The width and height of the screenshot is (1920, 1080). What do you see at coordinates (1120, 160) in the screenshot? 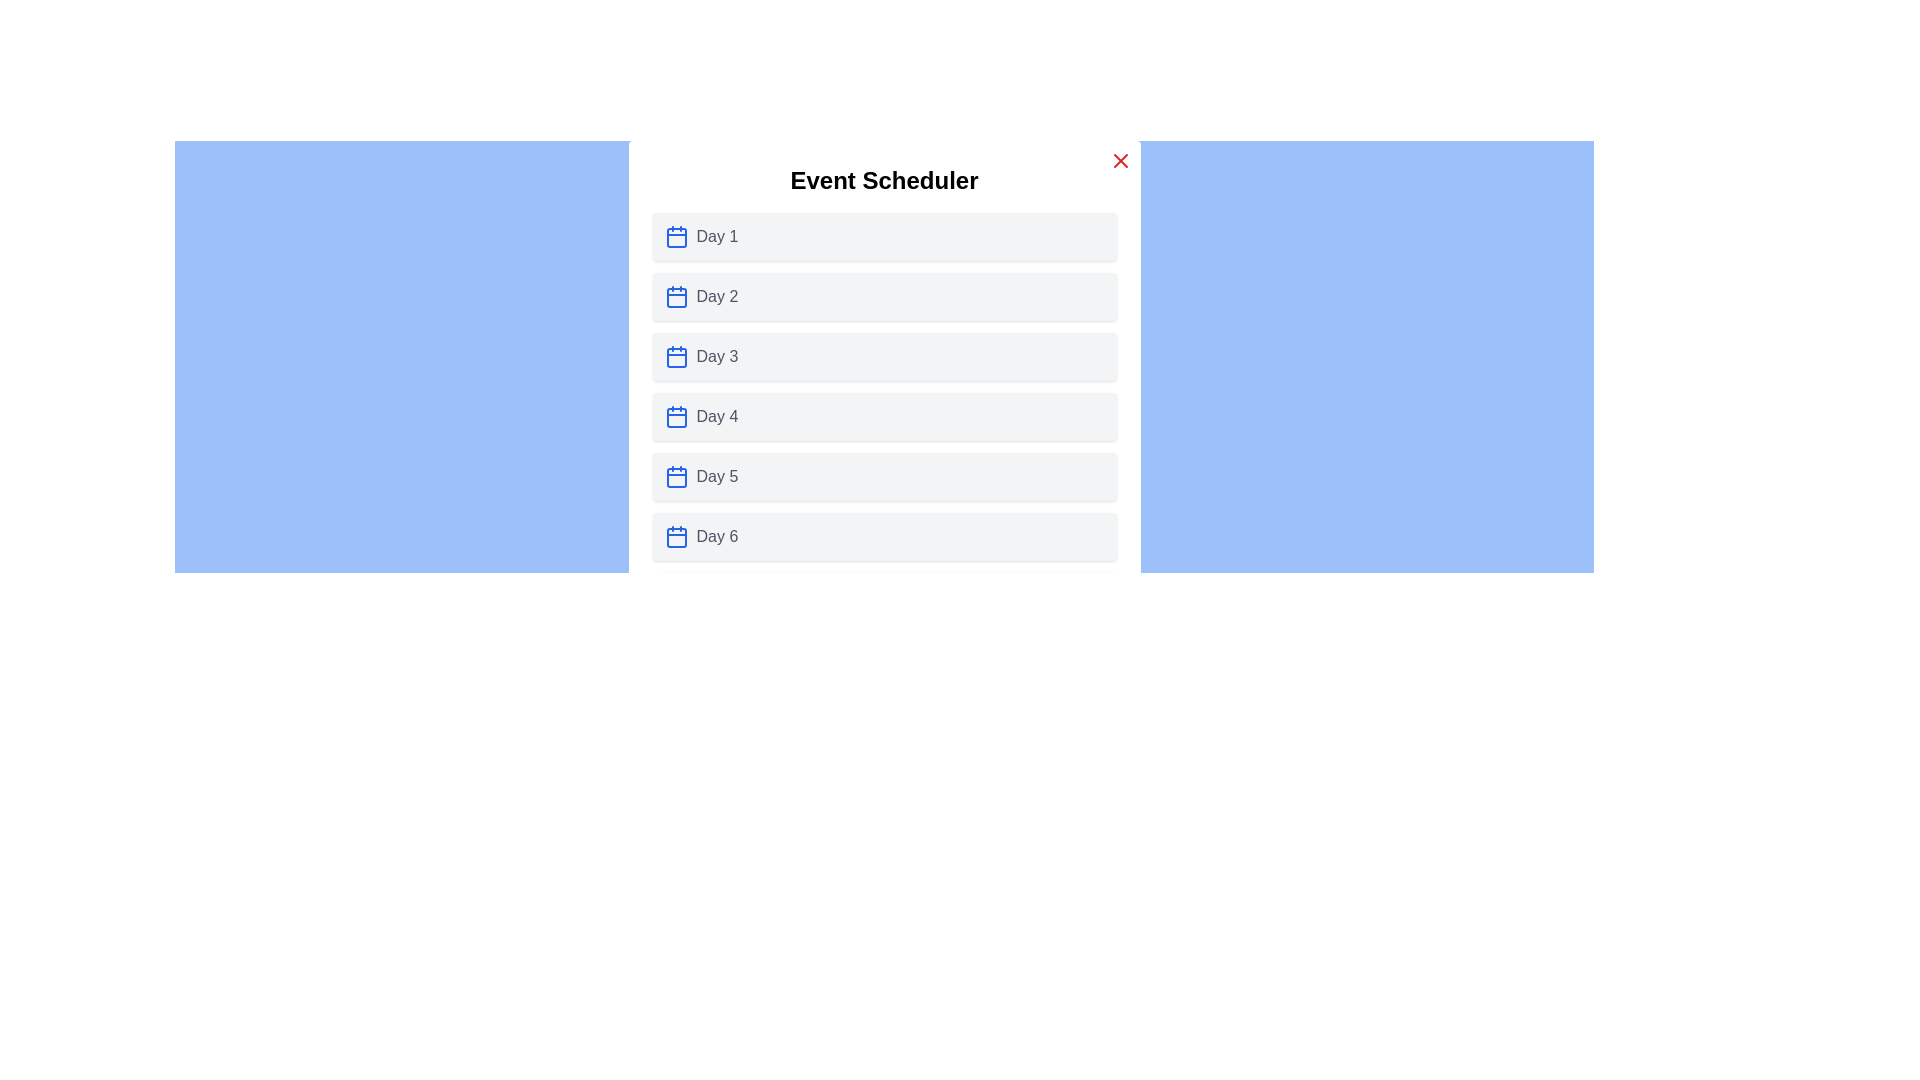
I see `the close button to close the dialog` at bounding box center [1120, 160].